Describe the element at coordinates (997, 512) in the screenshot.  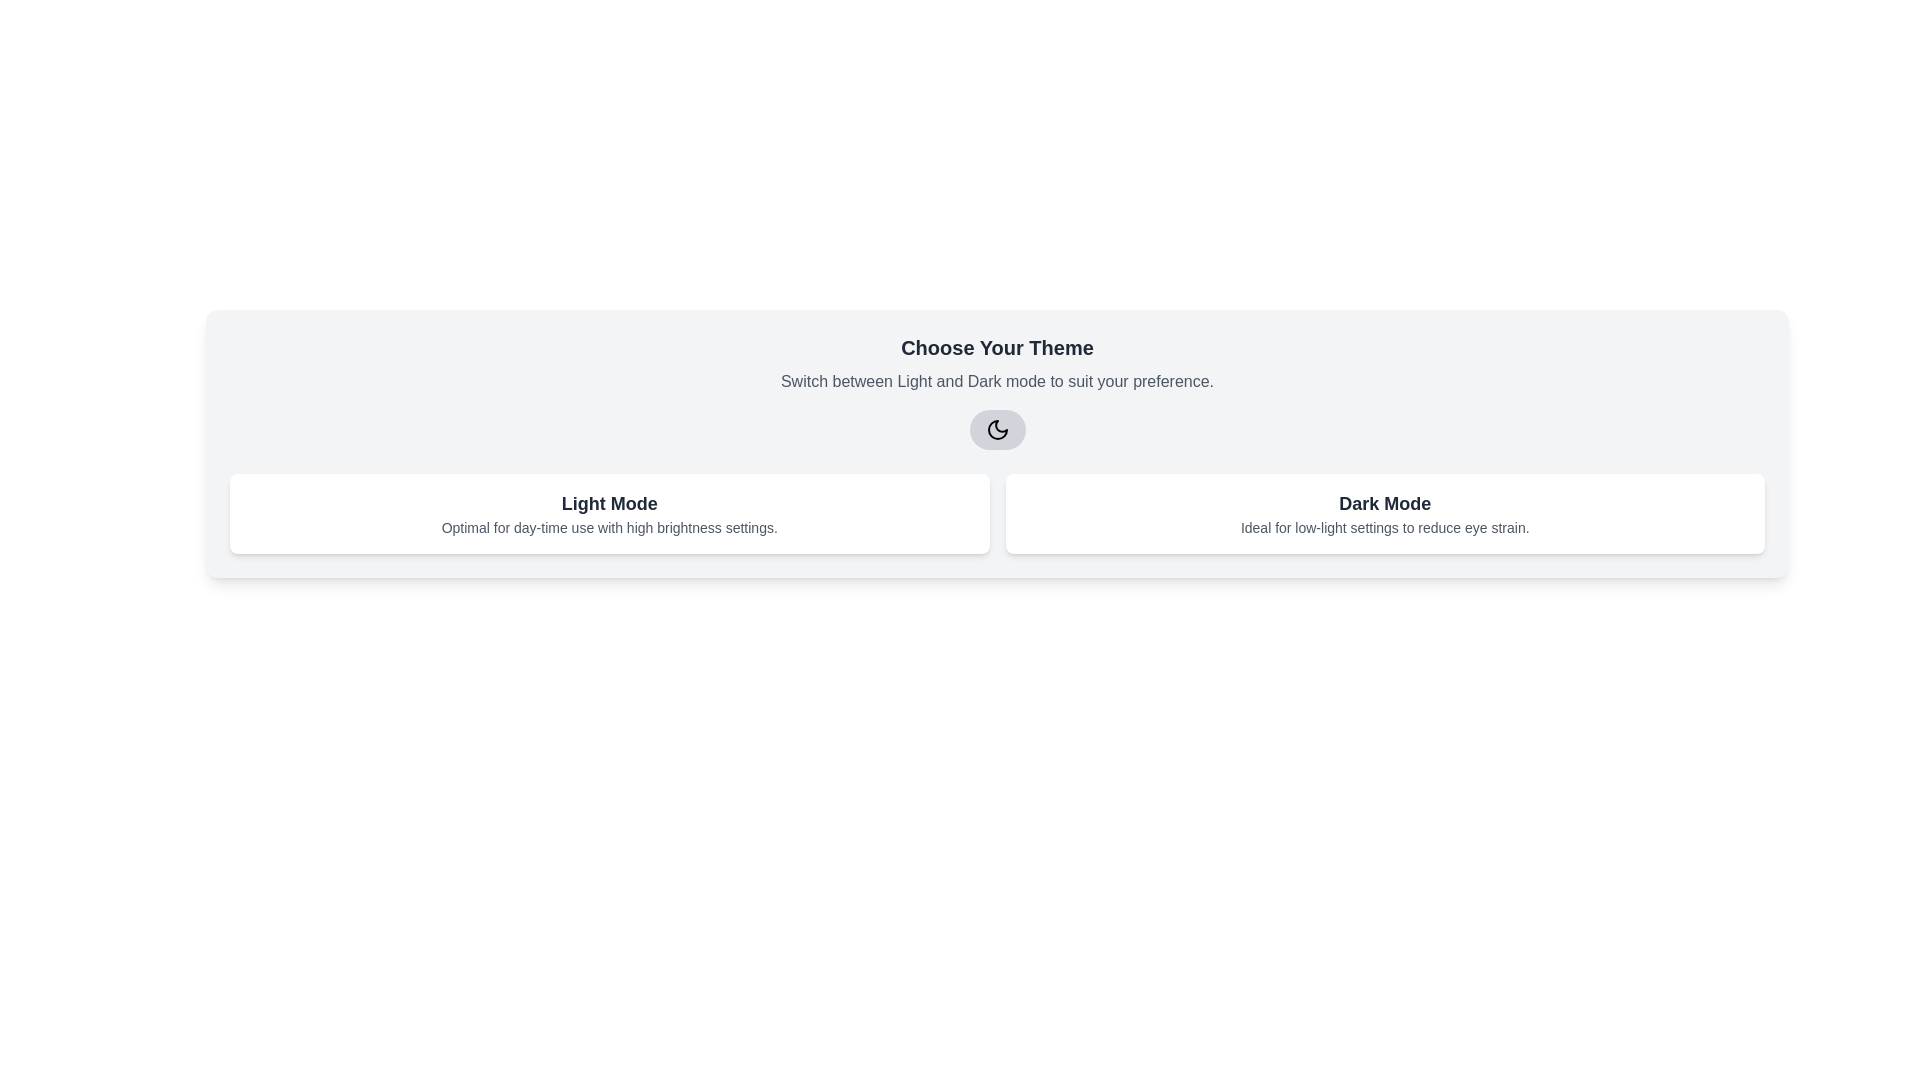
I see `the 'Light Mode' and 'Dark Mode' sections of the Informational grid layout for interactions` at that location.